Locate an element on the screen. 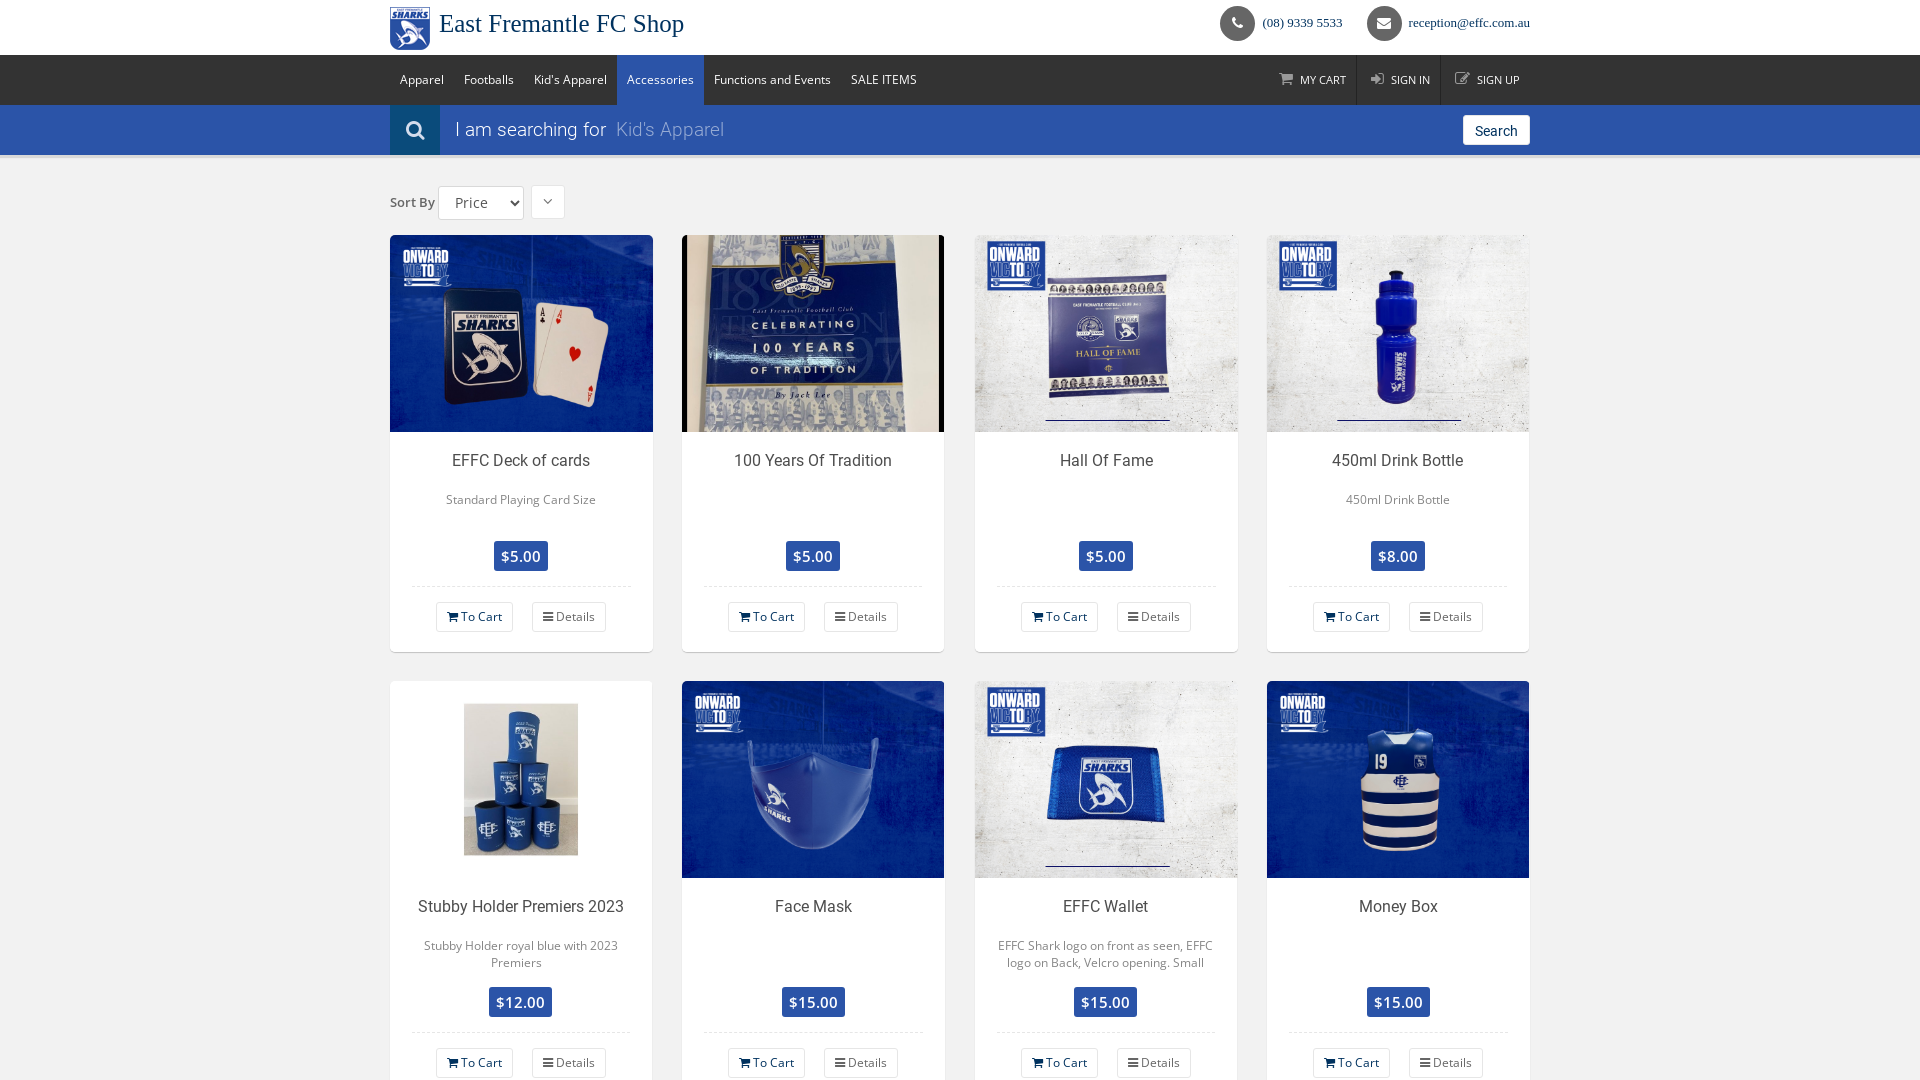 The image size is (1920, 1080). 'Search' is located at coordinates (1496, 130).